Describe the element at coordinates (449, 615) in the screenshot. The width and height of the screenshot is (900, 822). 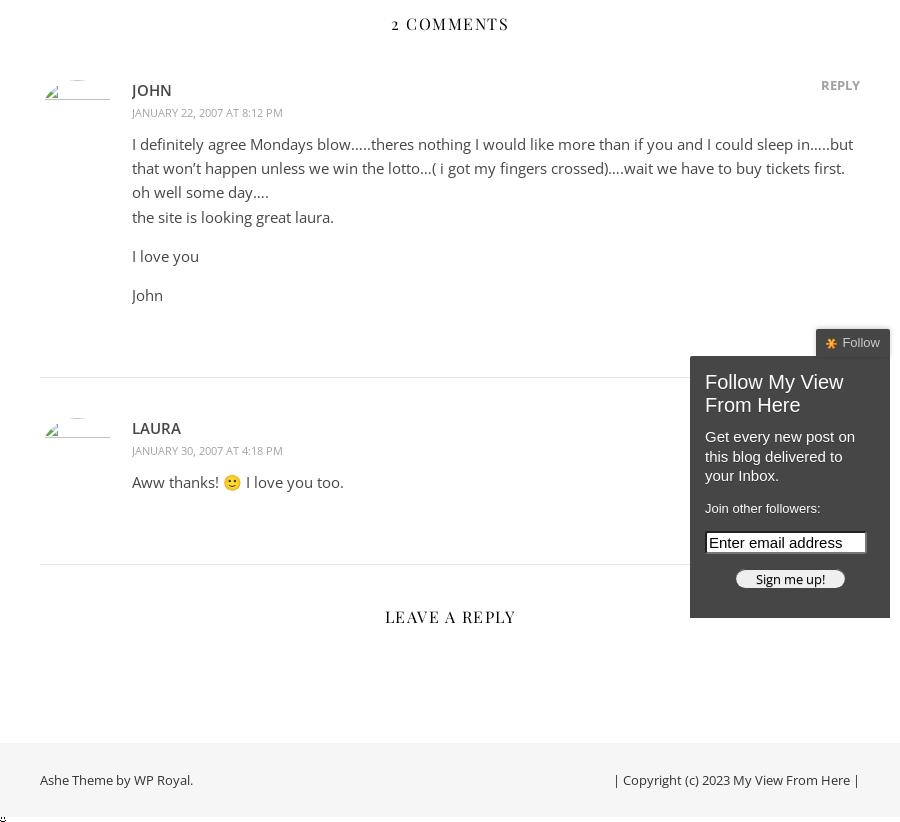
I see `'Leave a Reply'` at that location.